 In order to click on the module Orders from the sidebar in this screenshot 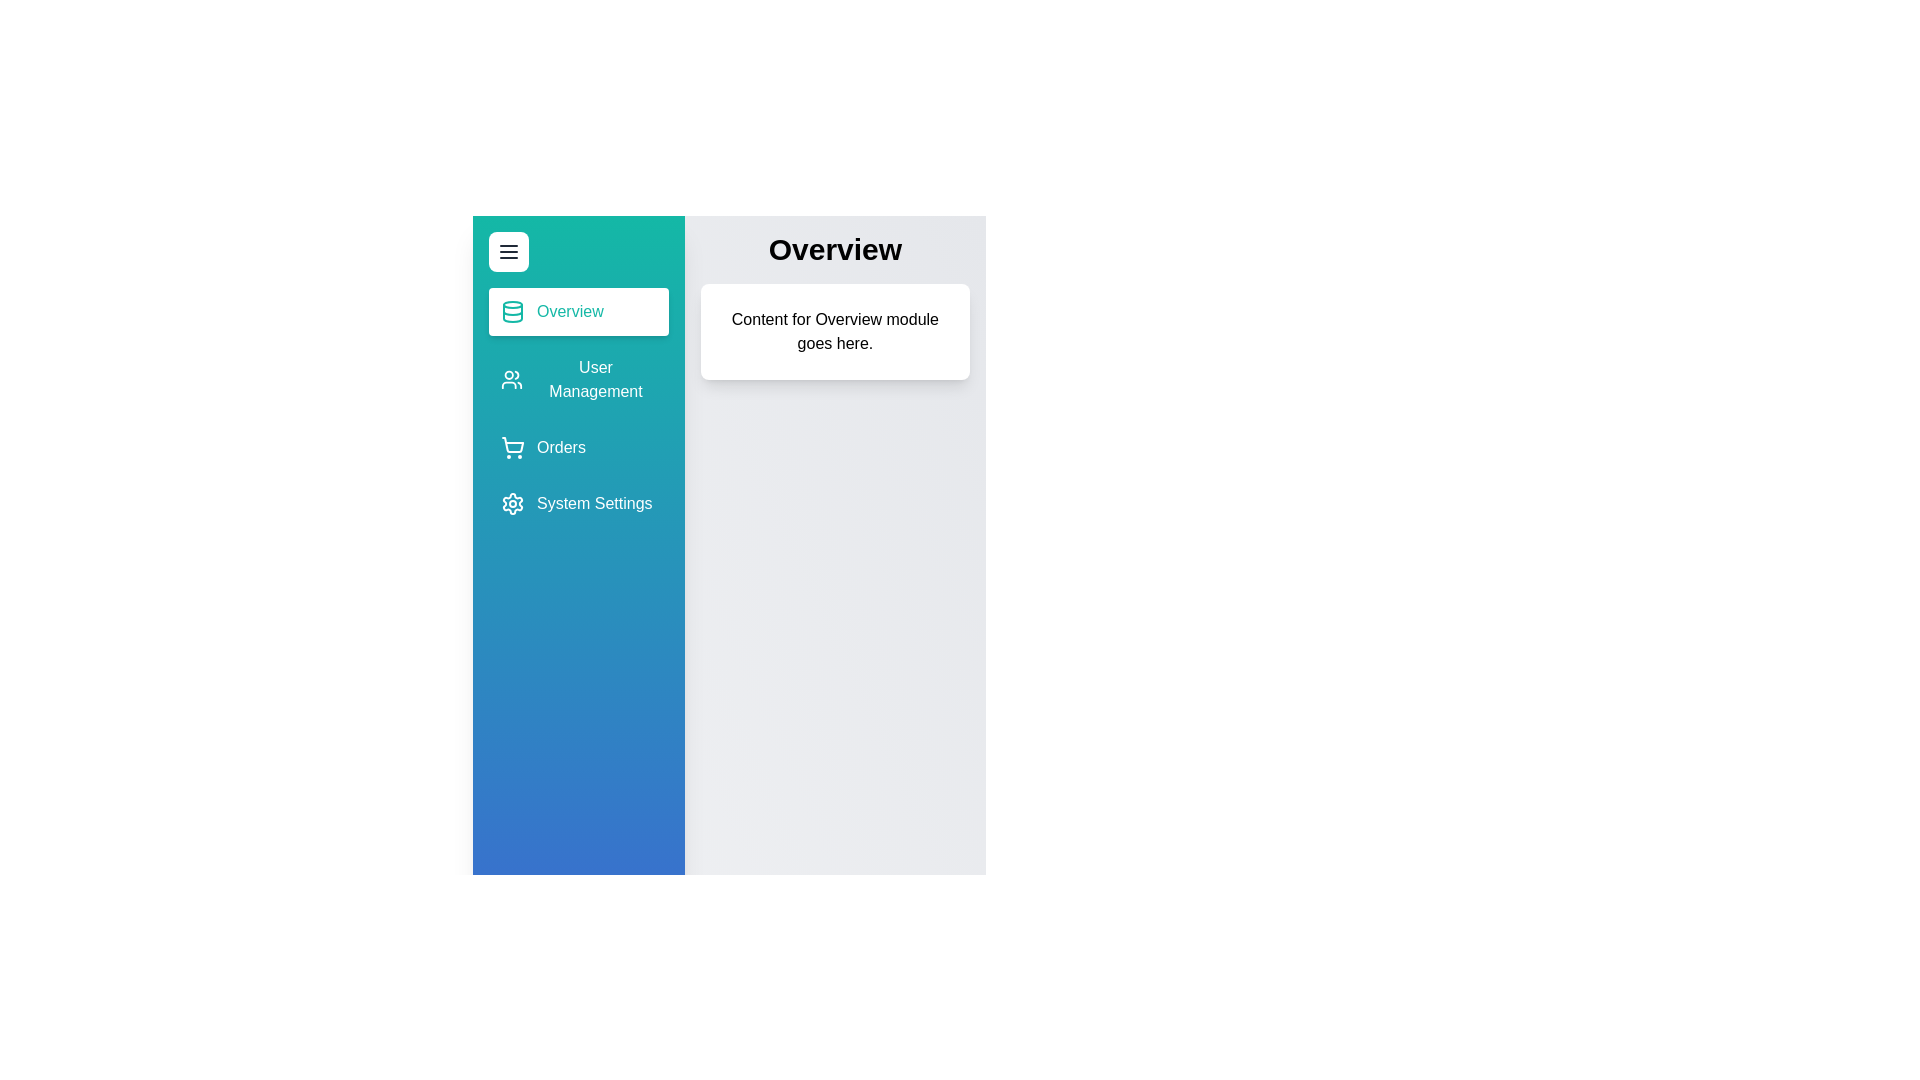, I will do `click(577, 446)`.